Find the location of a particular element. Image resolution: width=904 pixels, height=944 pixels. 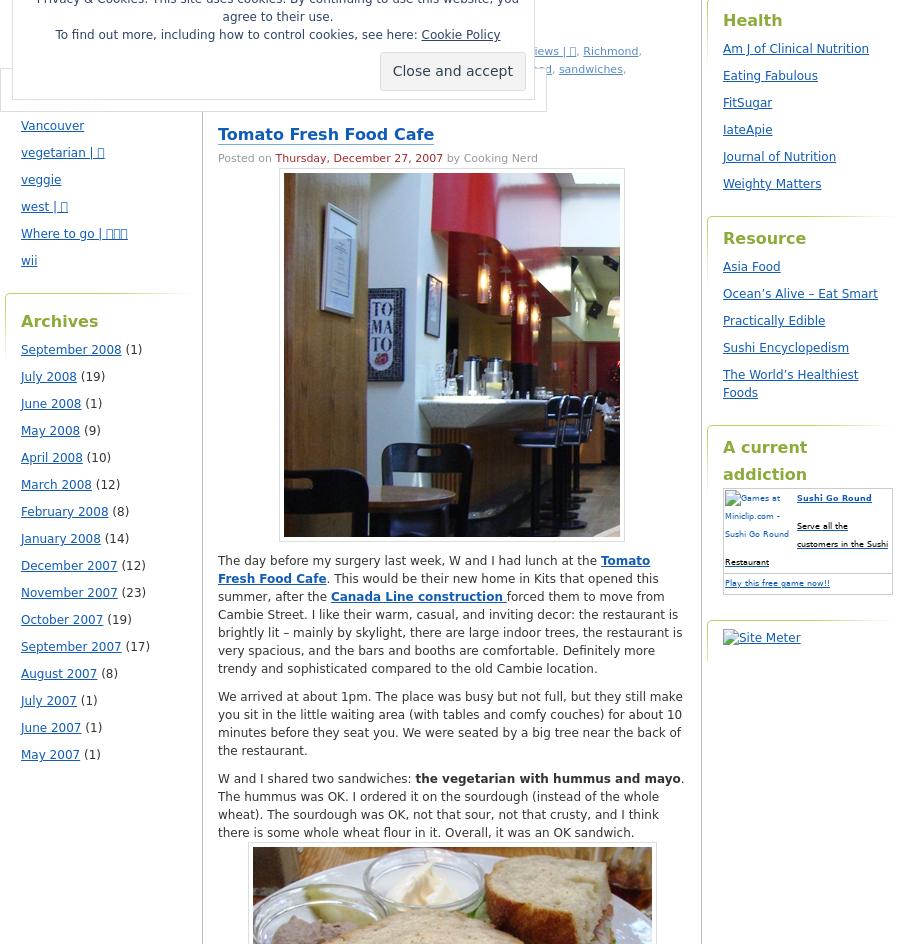

'Serve all the customers in the Sushi Restaurant' is located at coordinates (805, 543).